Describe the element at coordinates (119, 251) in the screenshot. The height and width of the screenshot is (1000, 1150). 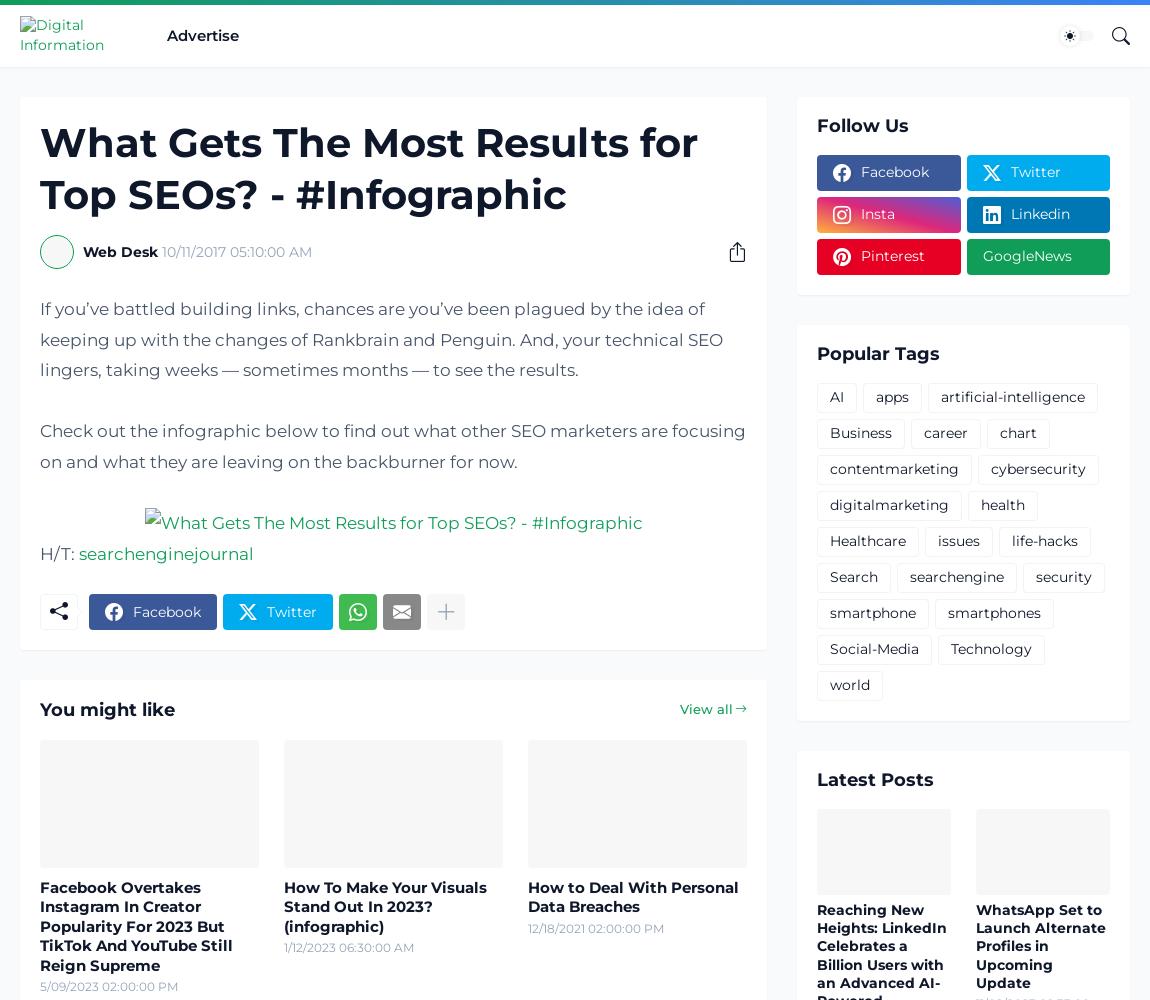
I see `'Web Desk'` at that location.